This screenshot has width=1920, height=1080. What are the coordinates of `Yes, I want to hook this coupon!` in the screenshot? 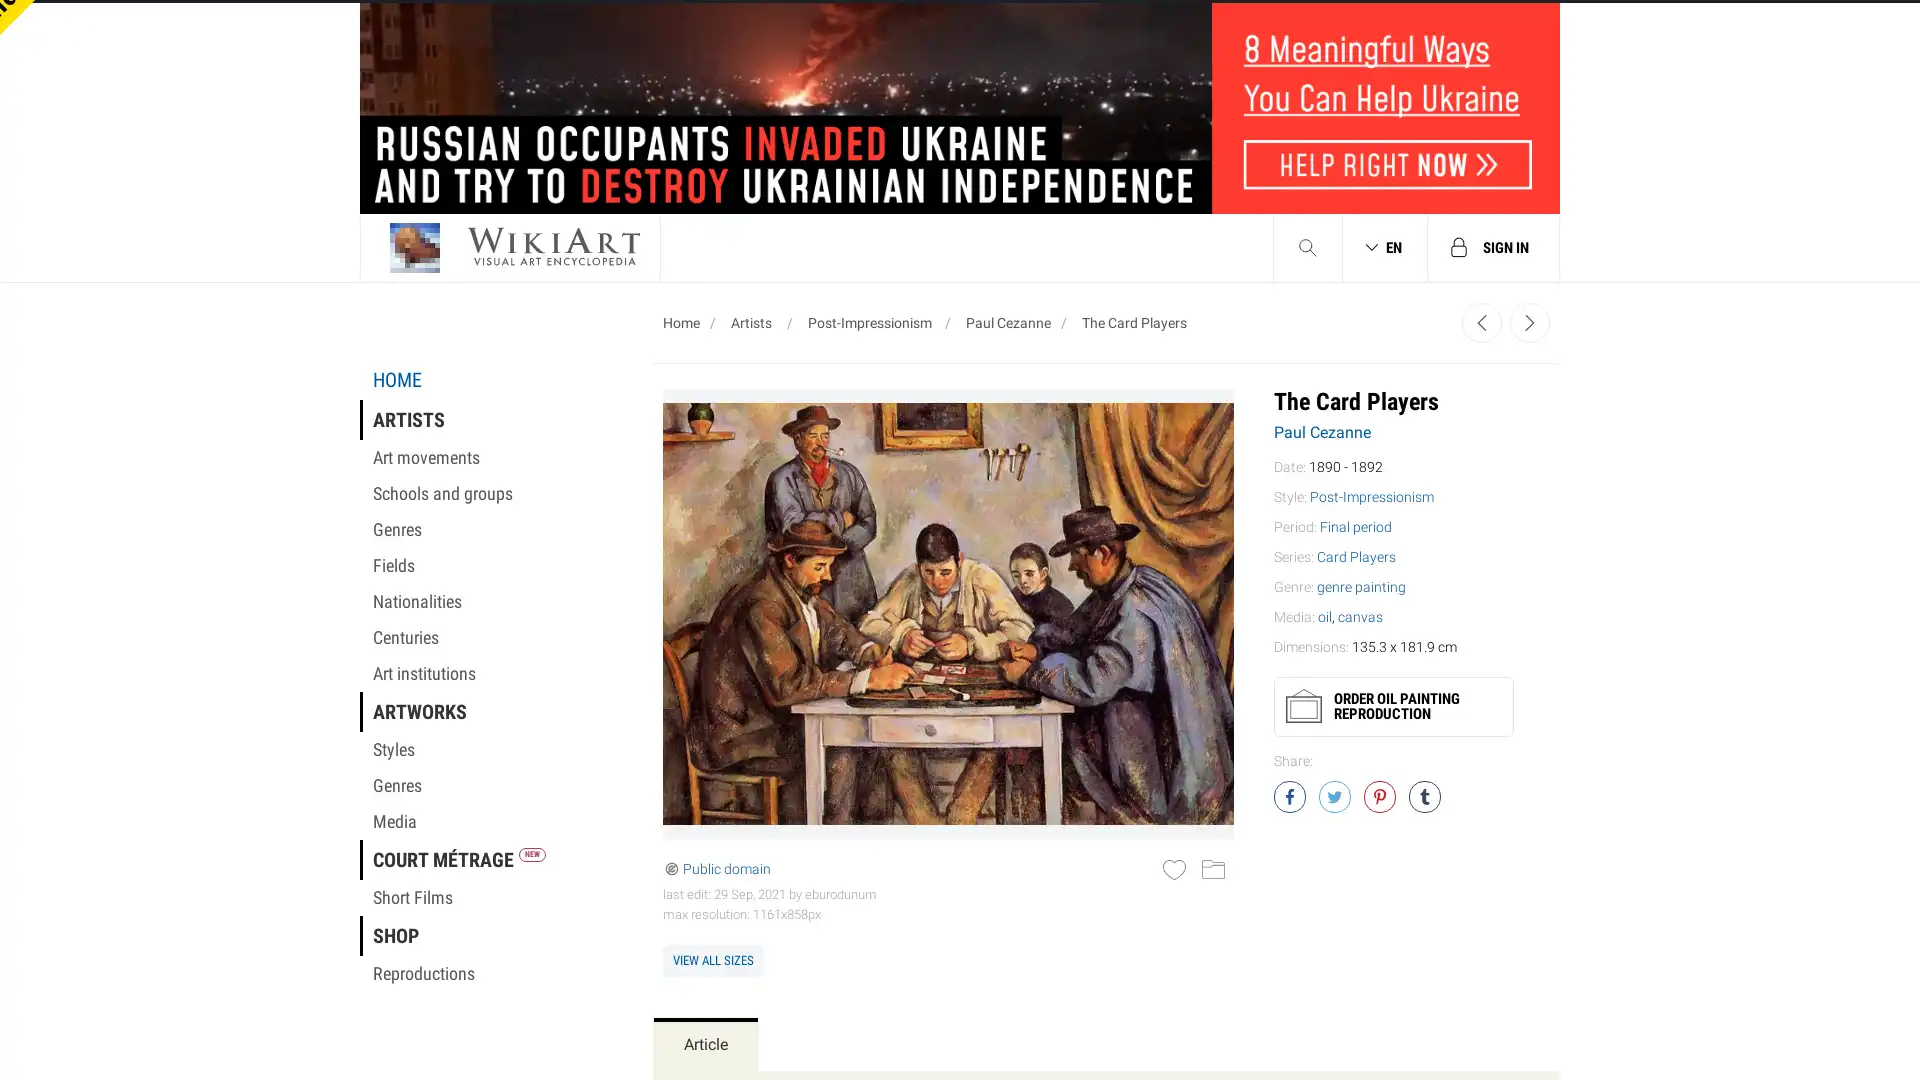 It's located at (758, 478).